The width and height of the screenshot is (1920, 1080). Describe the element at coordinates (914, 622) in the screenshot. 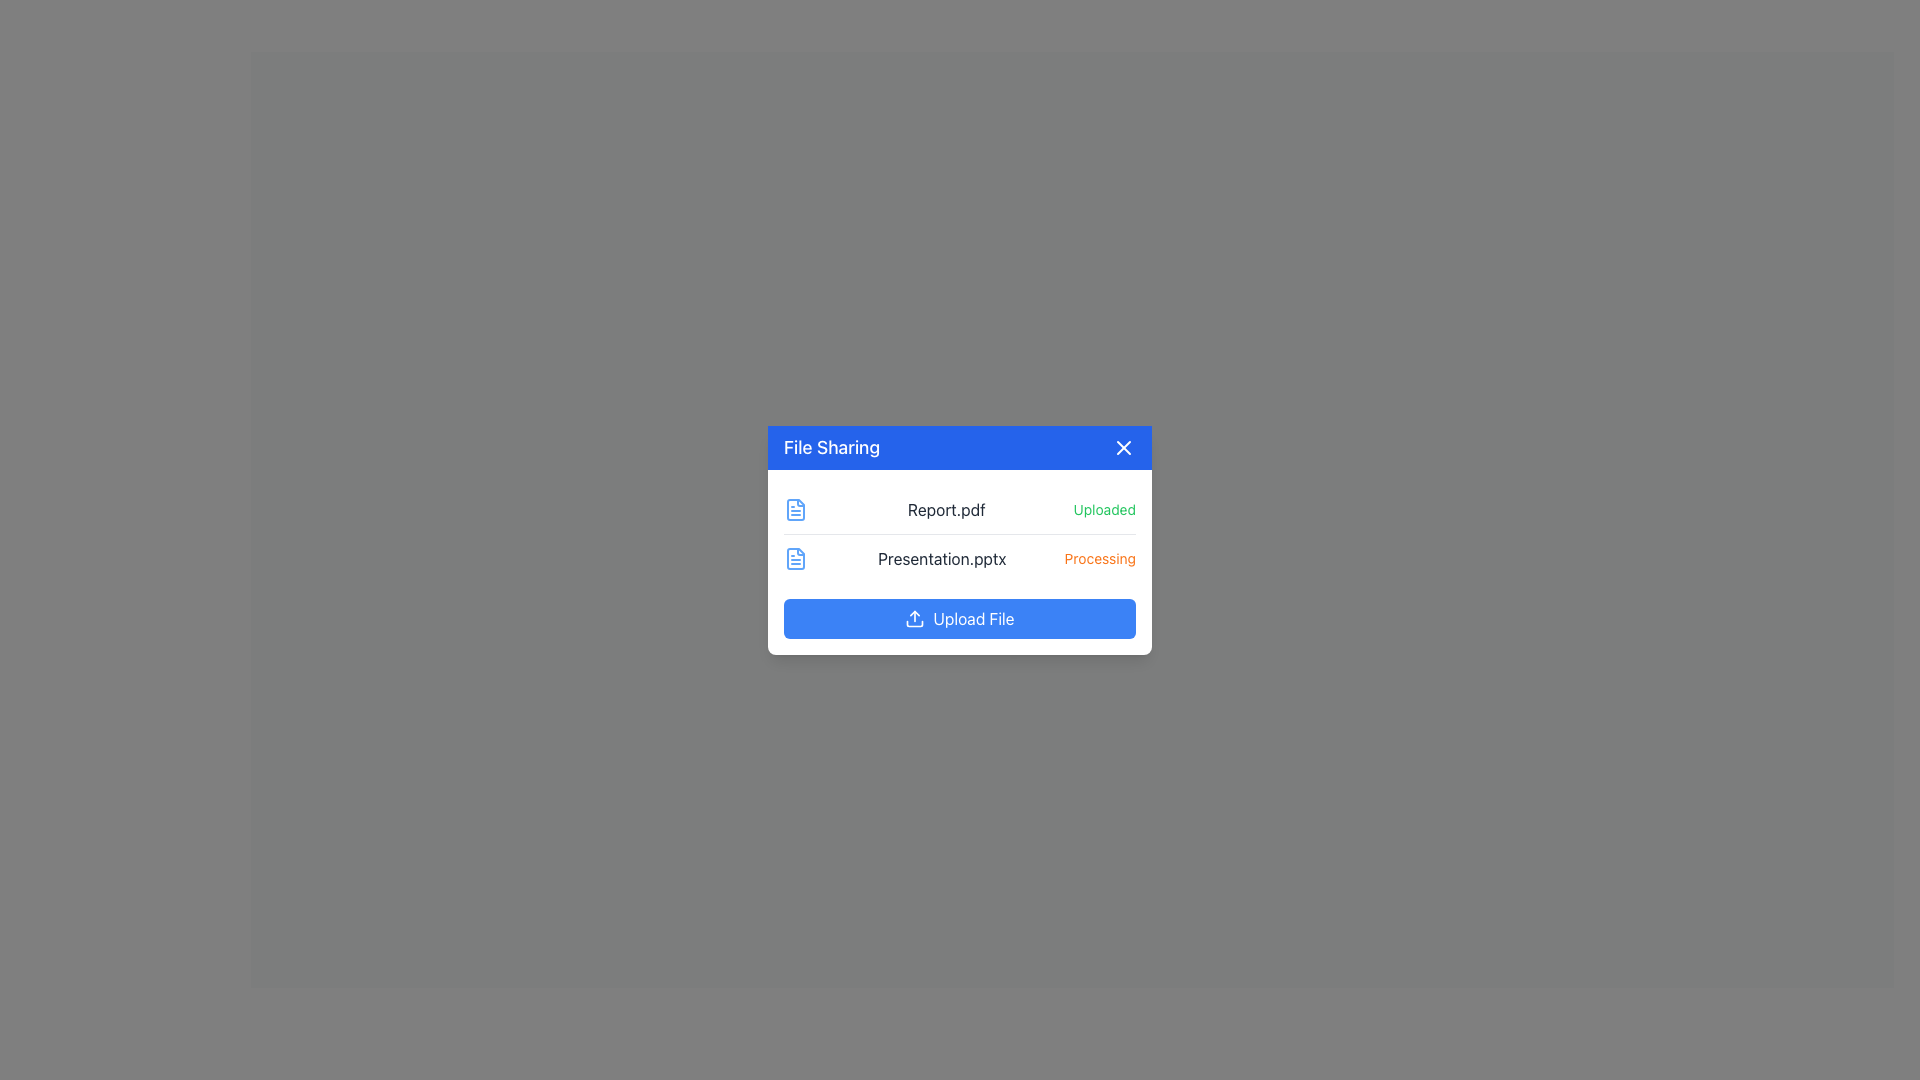

I see `the 'Upload File' button which contains the upload icon element in the 'File Sharing' dialog` at that location.